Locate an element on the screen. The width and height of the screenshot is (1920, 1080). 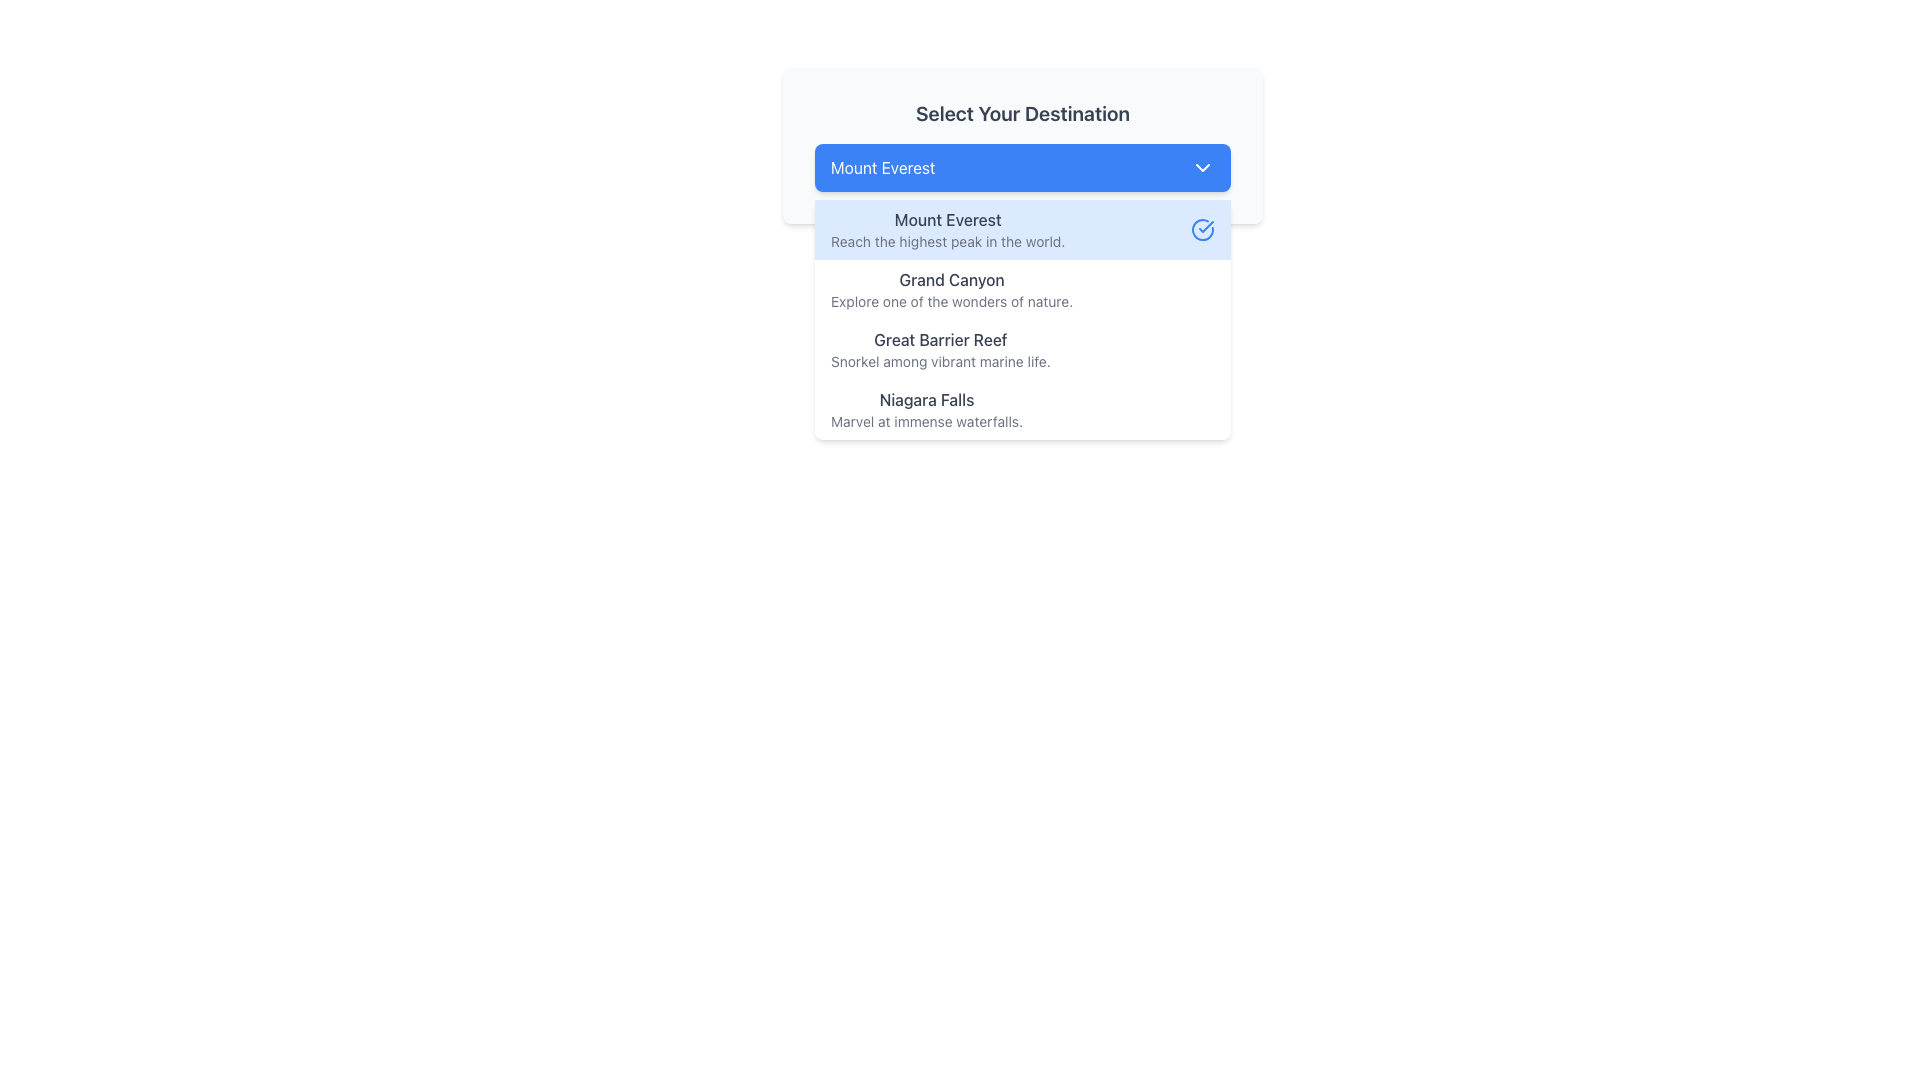
the dropdown button located below the title 'Select Your Destination' in the card-style component is located at coordinates (1022, 167).